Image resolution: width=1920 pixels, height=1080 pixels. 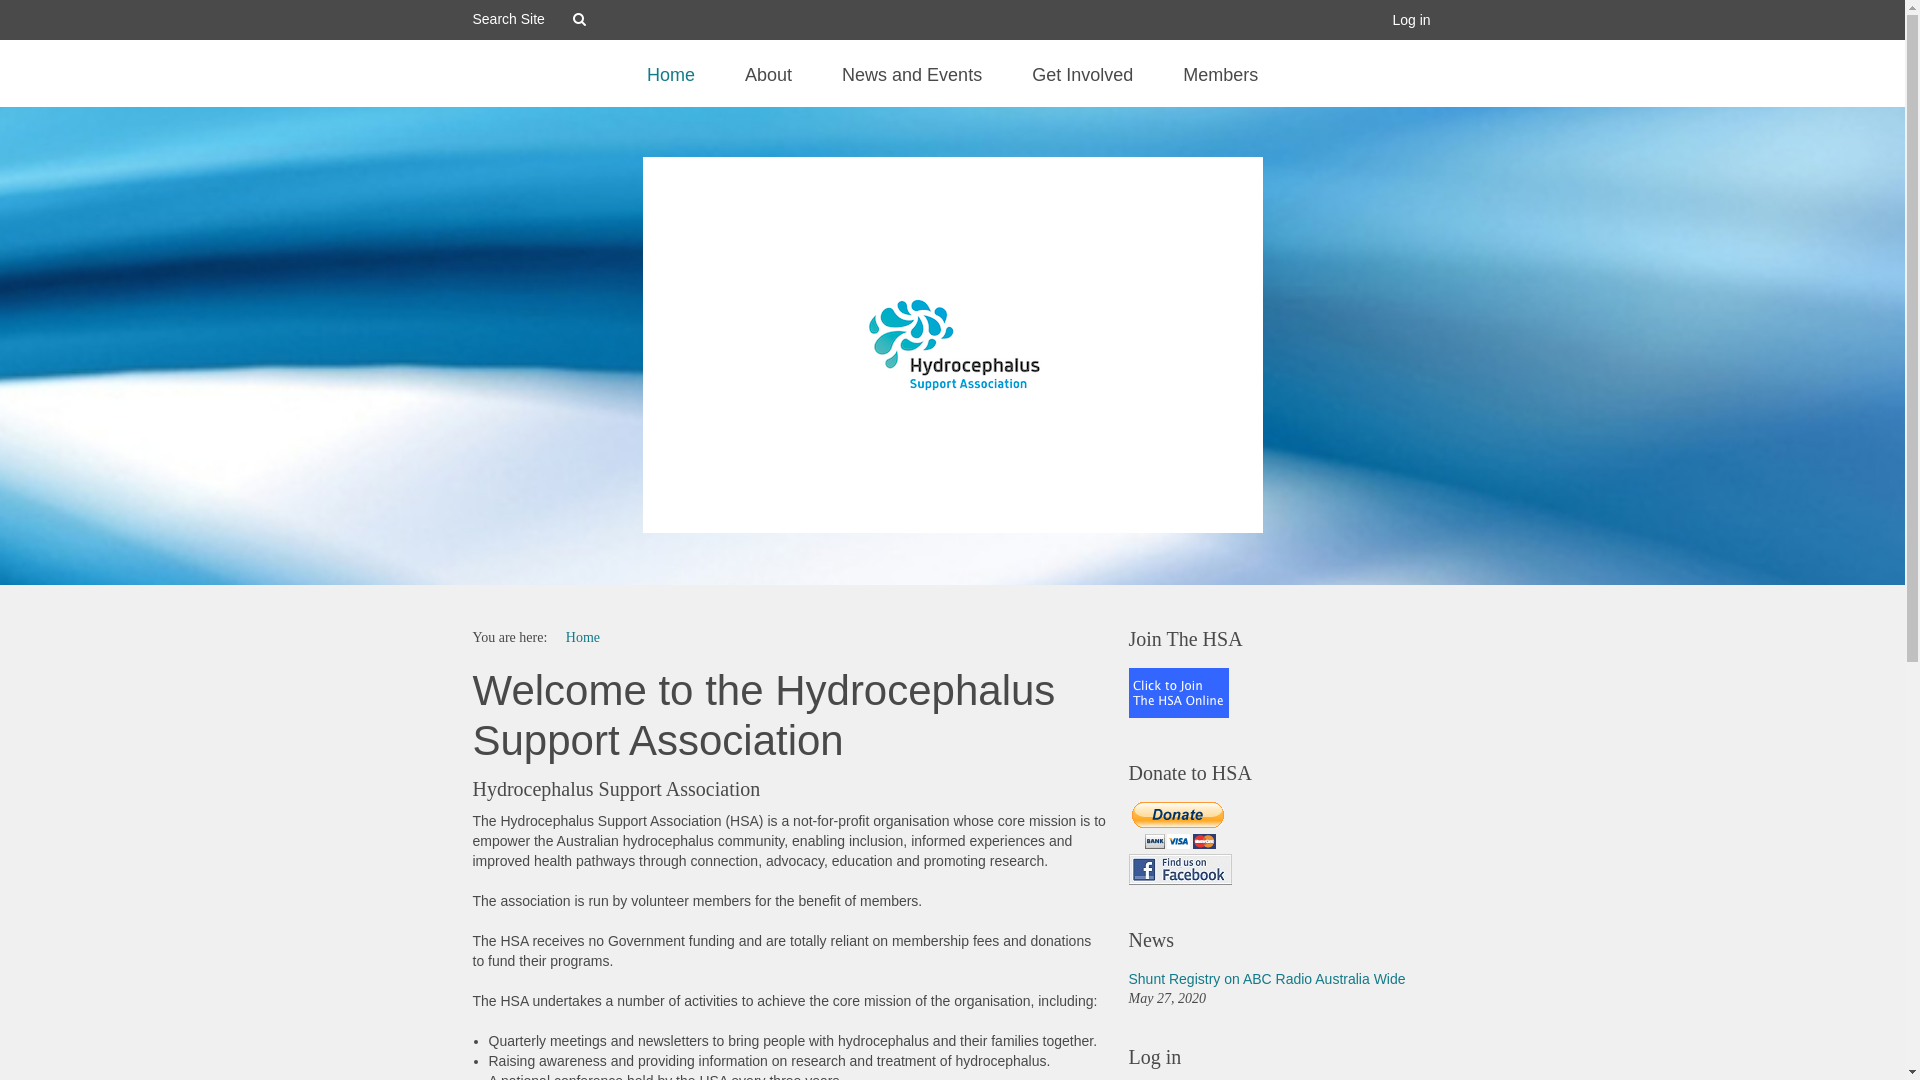 What do you see at coordinates (1410, 19) in the screenshot?
I see `'Log in'` at bounding box center [1410, 19].